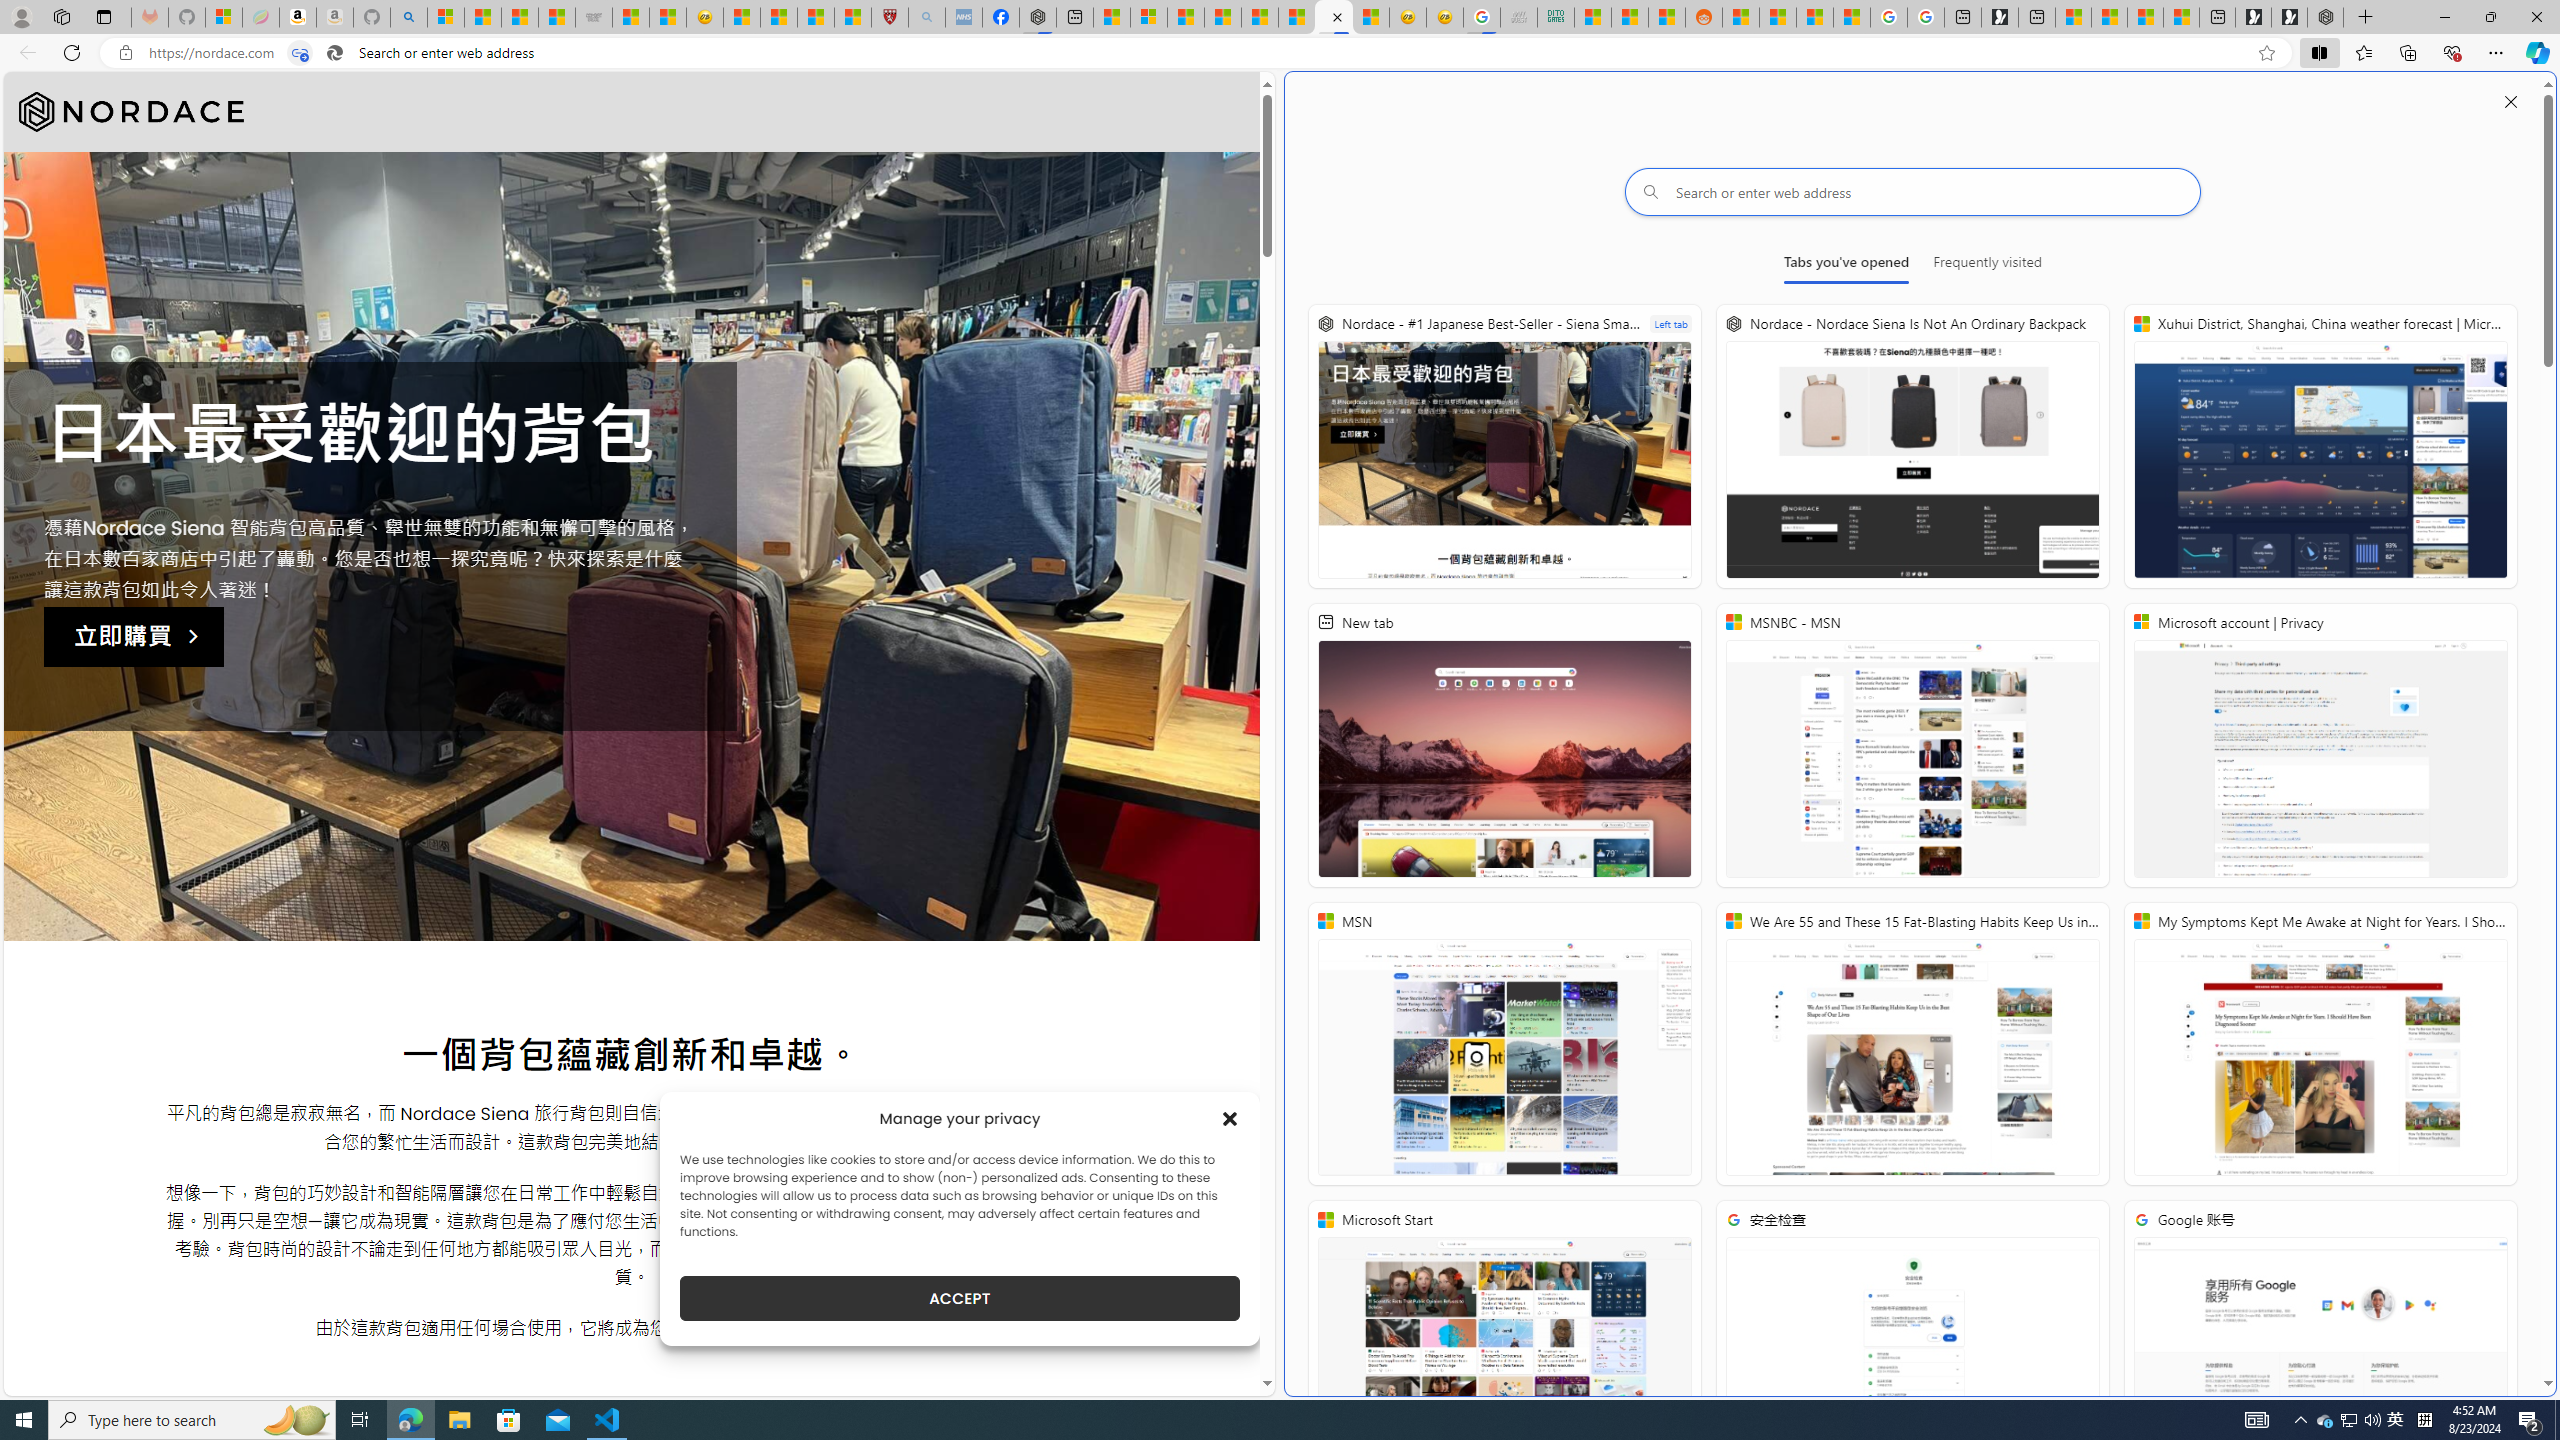 This screenshot has height=1440, width=2560. Describe the element at coordinates (2319, 744) in the screenshot. I see `'Microsoft account | Privacy'` at that location.